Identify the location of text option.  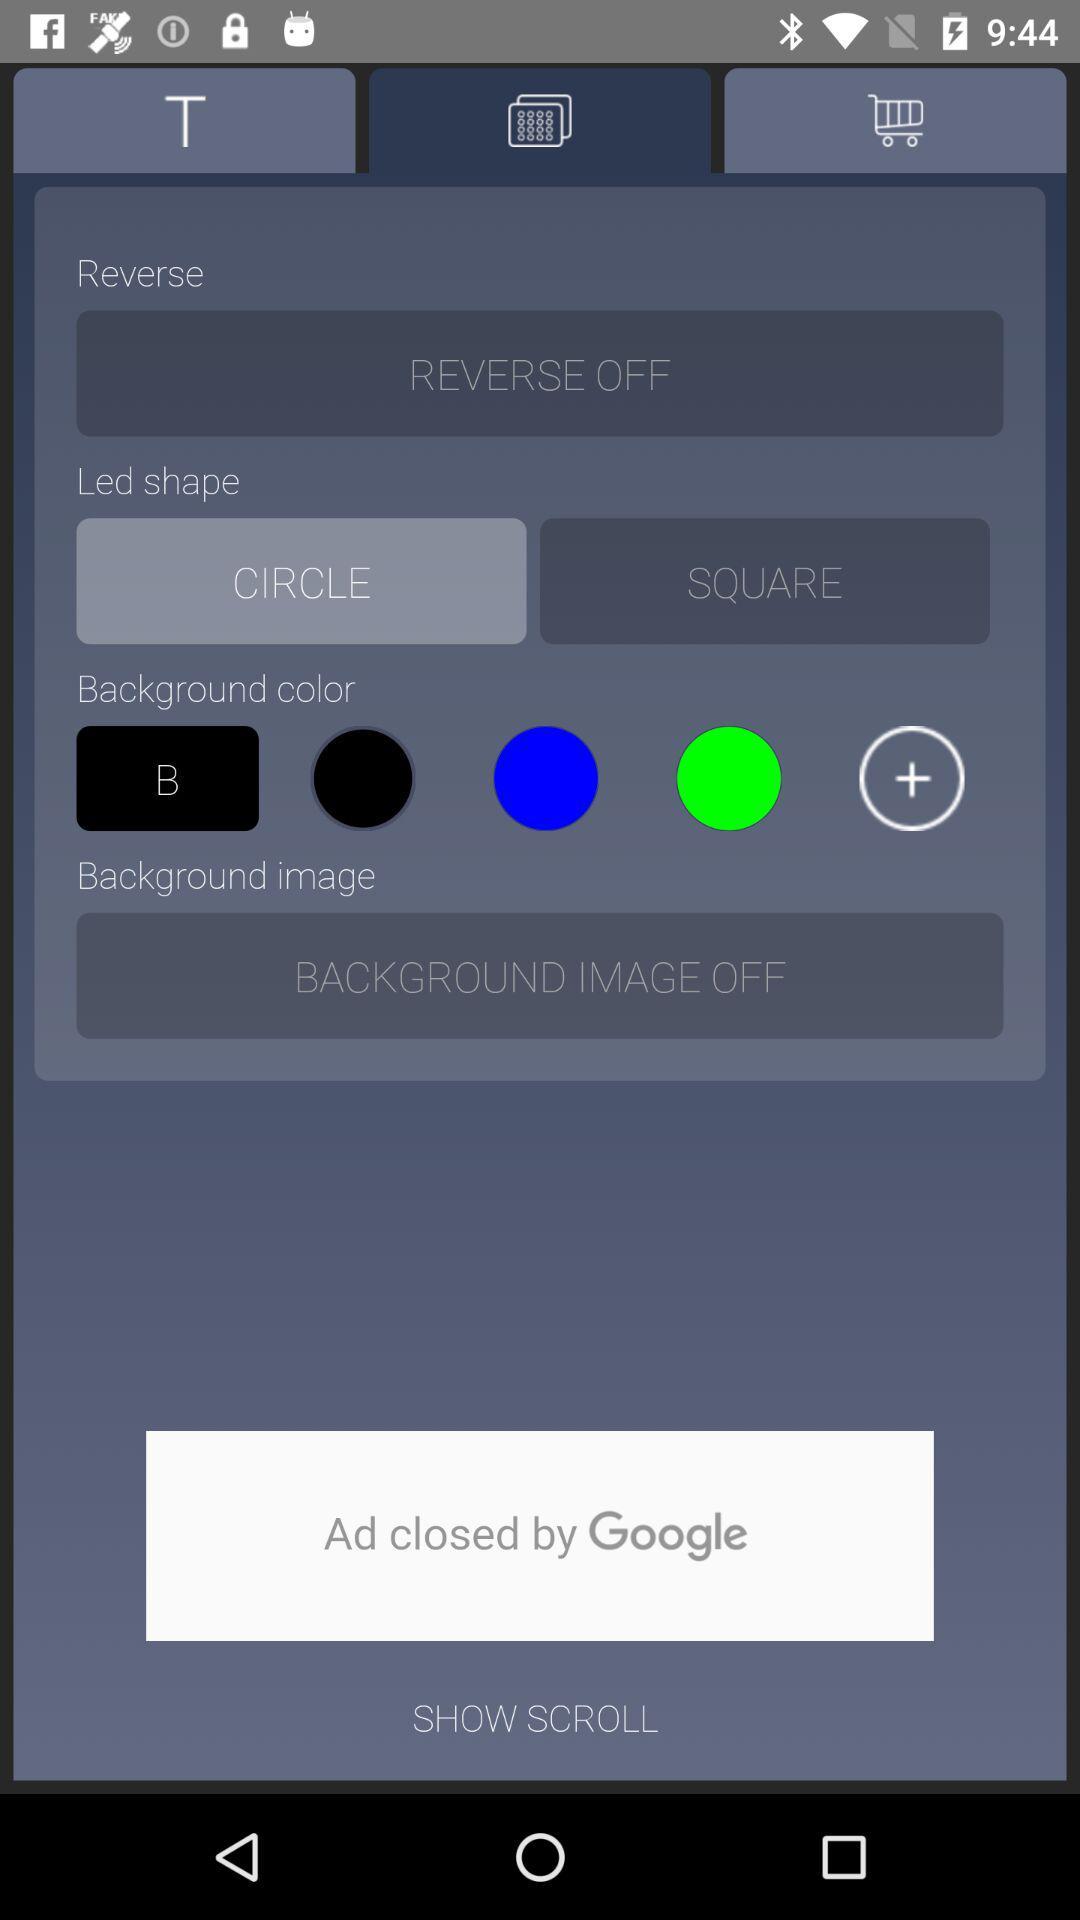
(184, 119).